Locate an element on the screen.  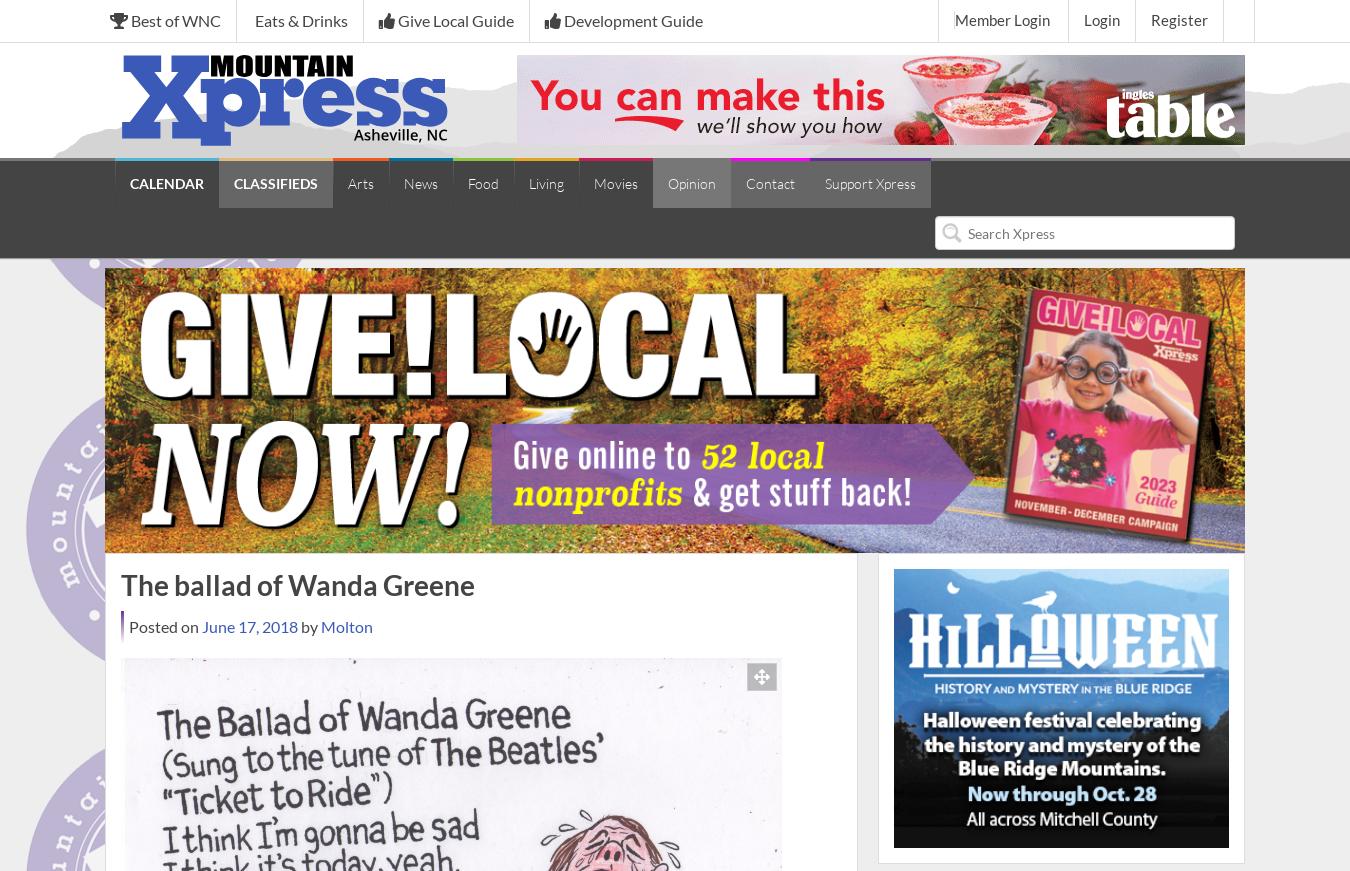
'Member Login' is located at coordinates (1001, 19).